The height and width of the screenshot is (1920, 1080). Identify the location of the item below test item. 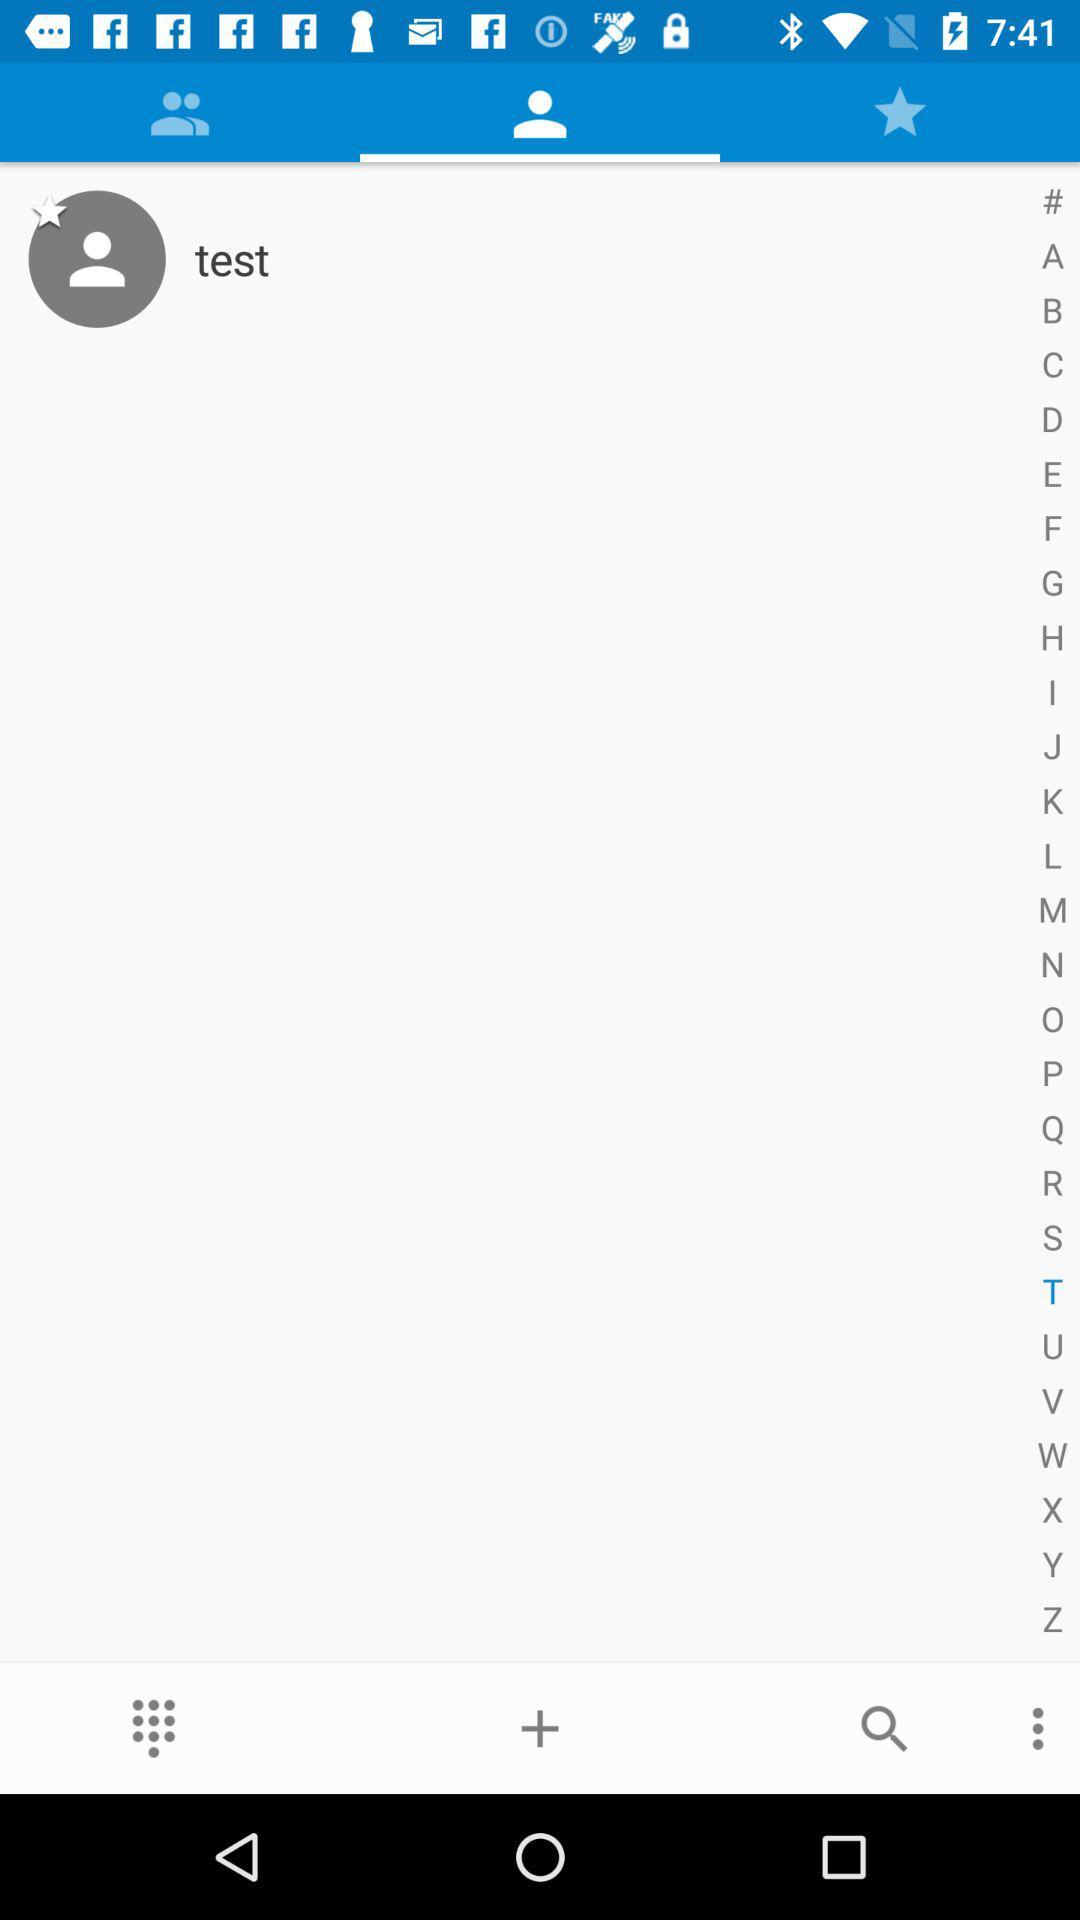
(883, 1727).